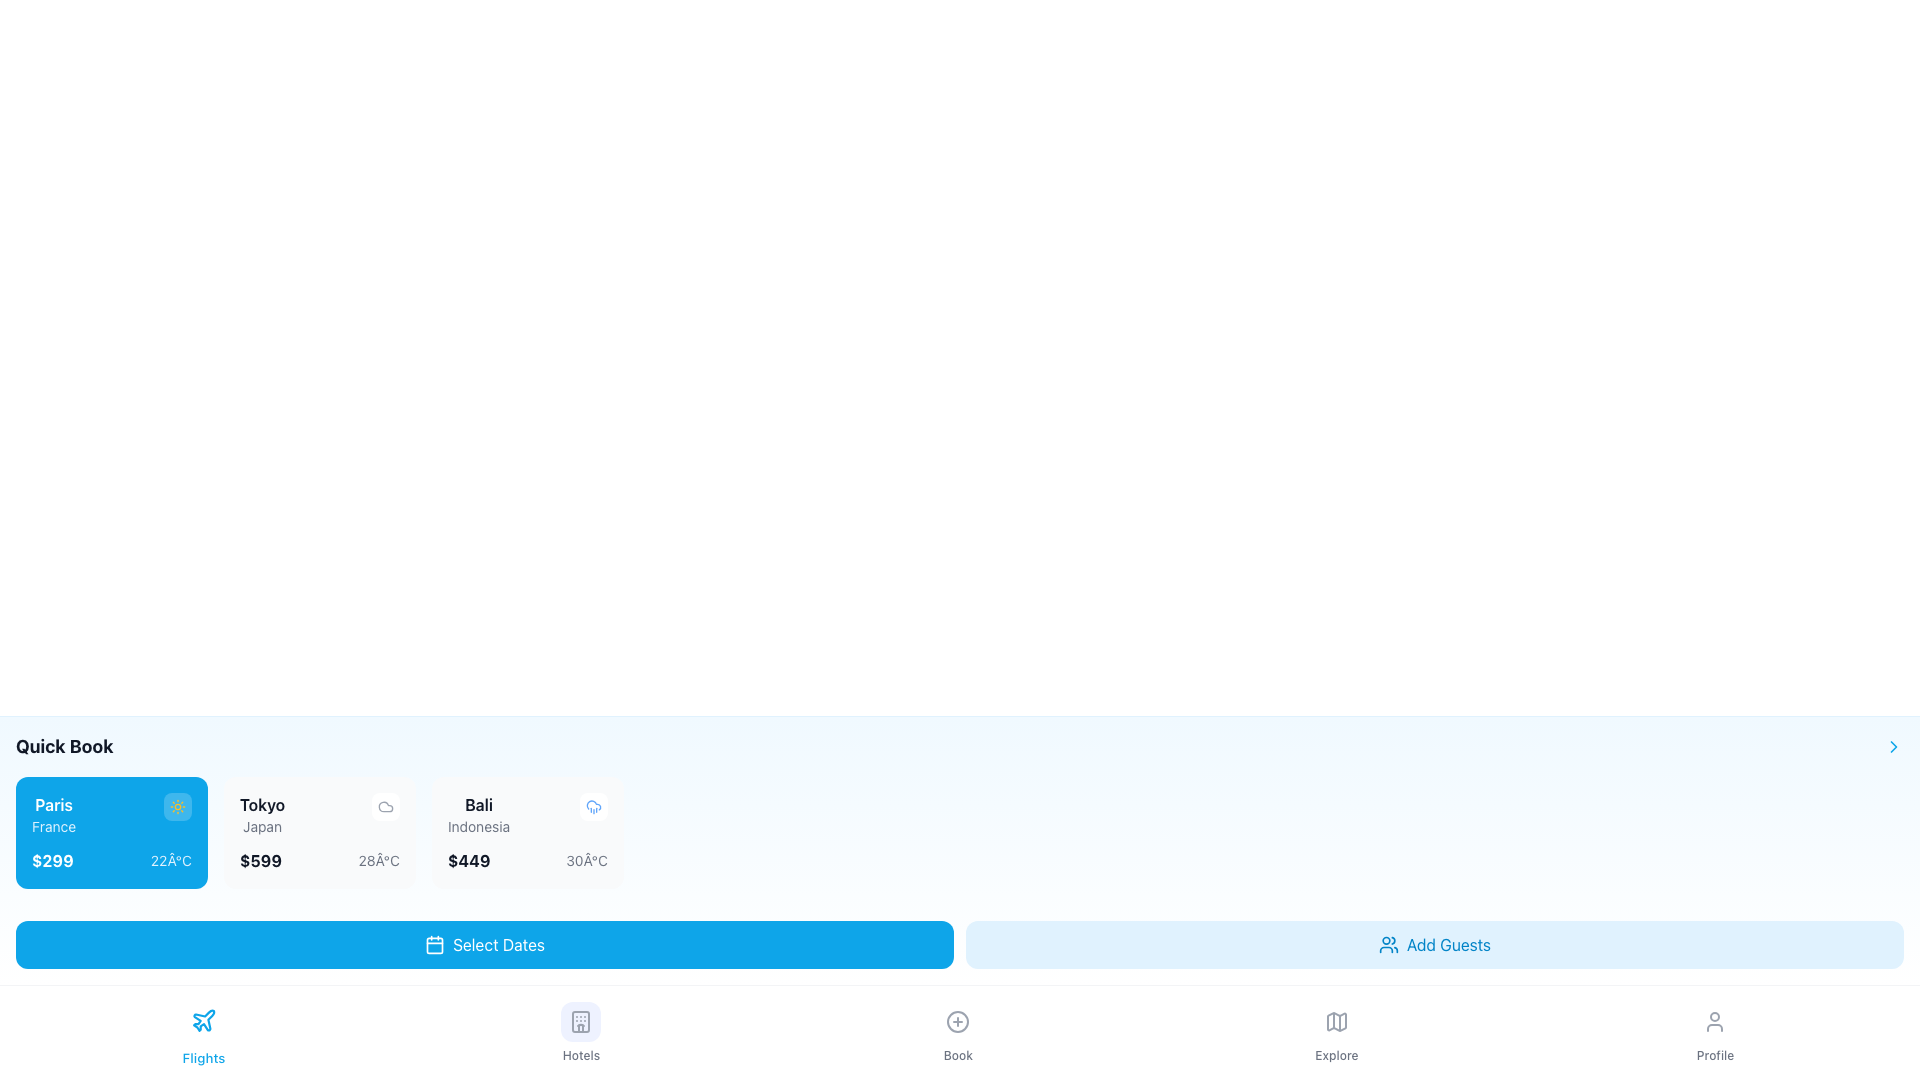 The height and width of the screenshot is (1080, 1920). Describe the element at coordinates (54, 814) in the screenshot. I see `the Label displaying contextual information with 'Paris' in bold font and 'France' in smaller font, located within a blue rectangular background in the Quick Book area` at that location.